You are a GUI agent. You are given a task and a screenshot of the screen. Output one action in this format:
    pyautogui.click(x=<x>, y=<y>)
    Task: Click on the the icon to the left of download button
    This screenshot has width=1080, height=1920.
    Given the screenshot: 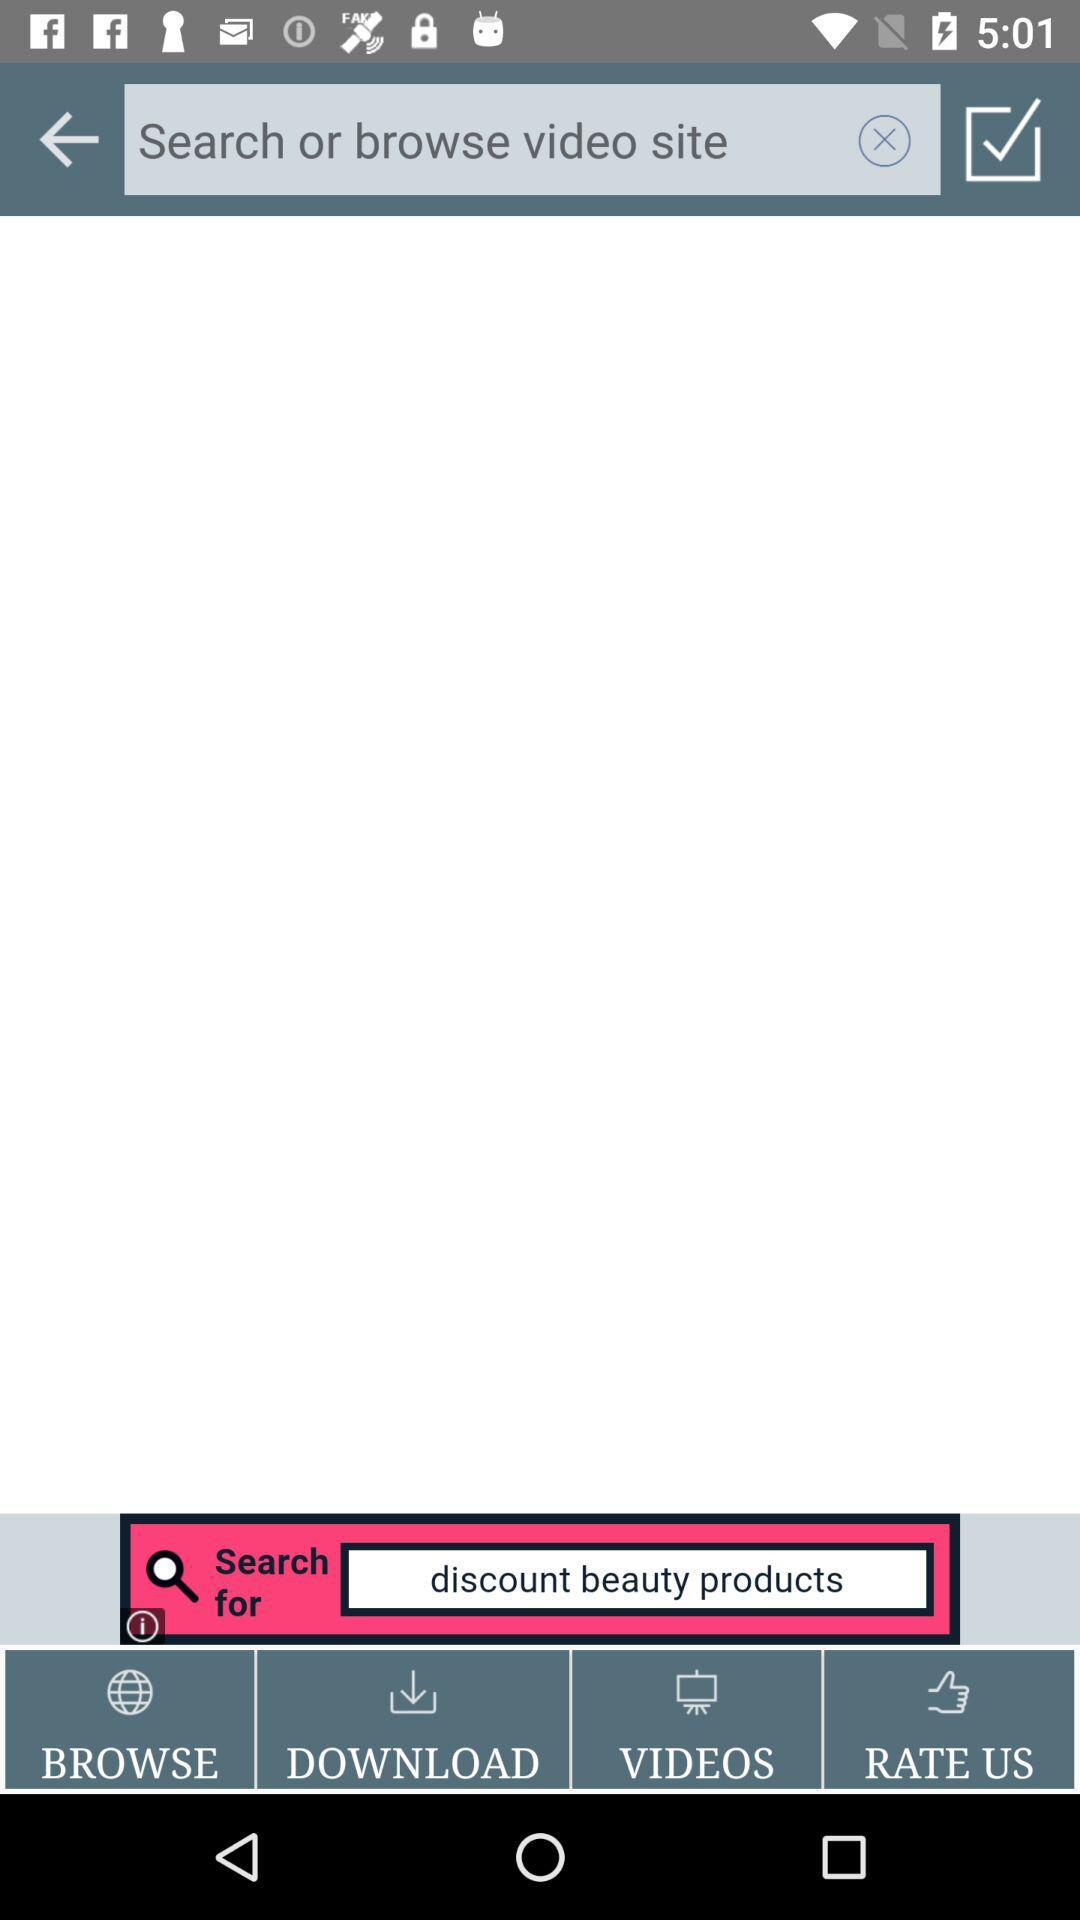 What is the action you would take?
    pyautogui.click(x=129, y=1718)
    